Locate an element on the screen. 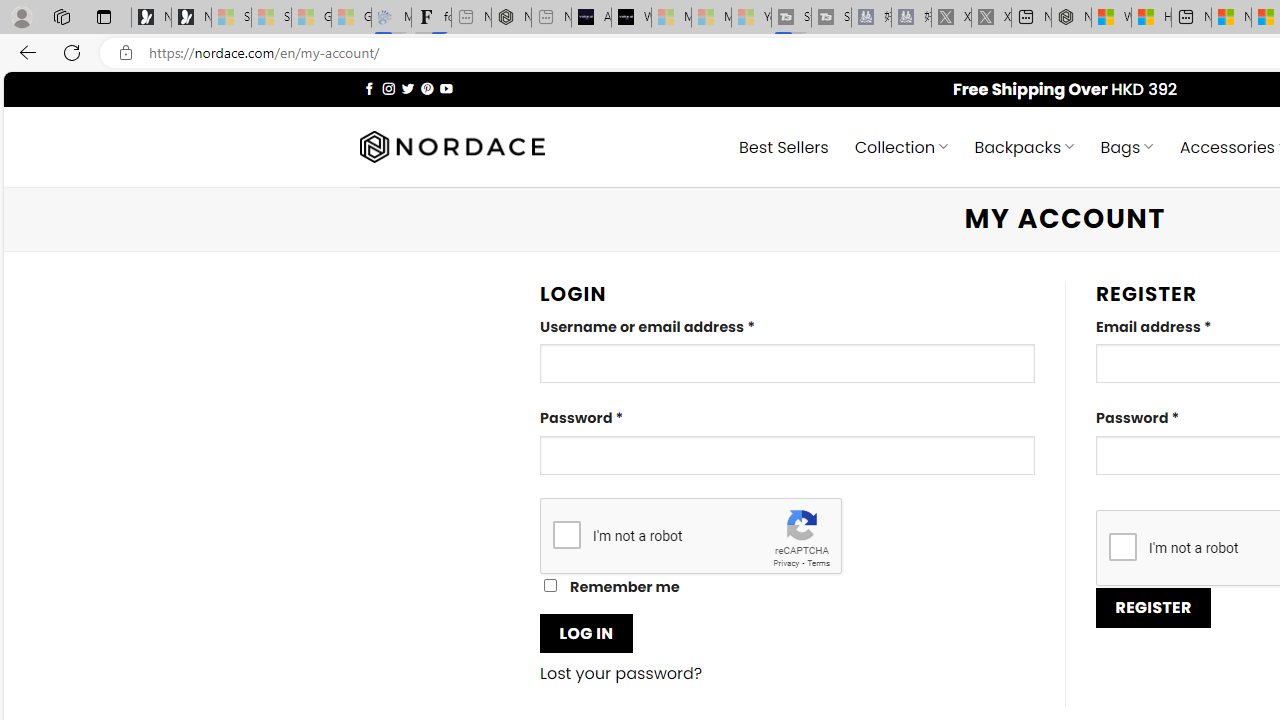 This screenshot has height=720, width=1280. 'Follow on YouTube' is located at coordinates (445, 87).